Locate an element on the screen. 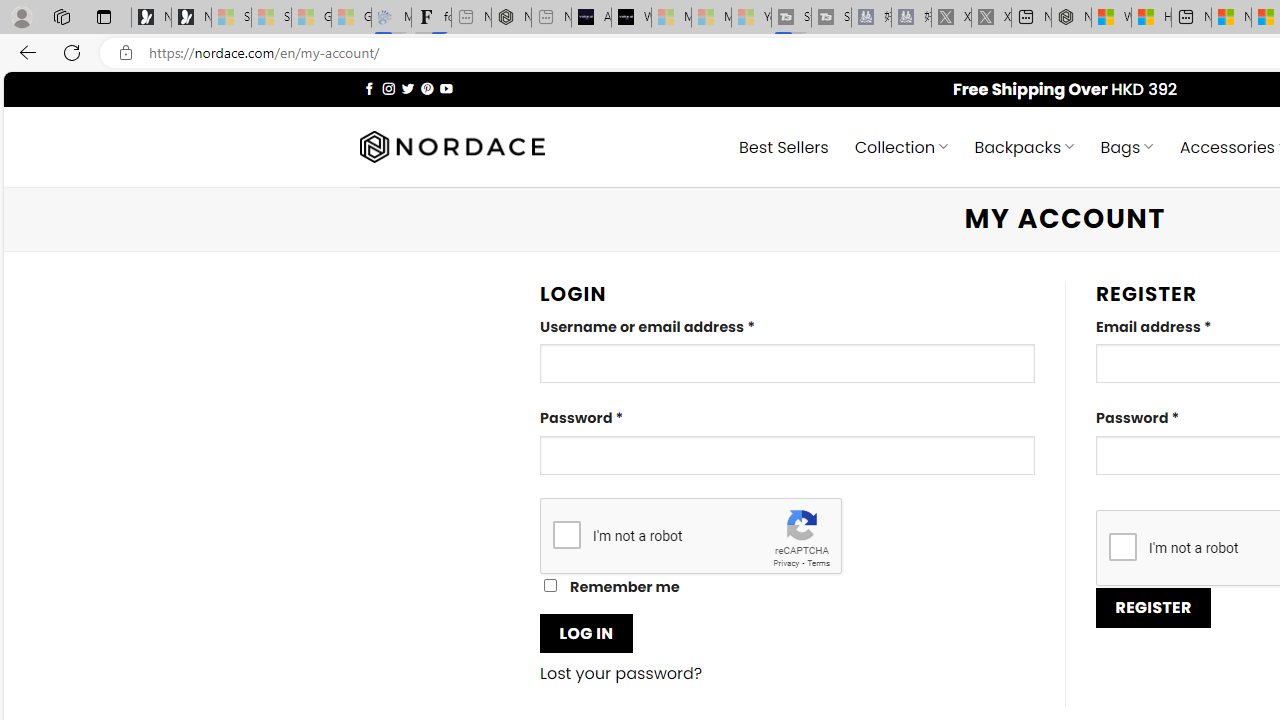 This screenshot has height=720, width=1280. 'Follow on YouTube' is located at coordinates (445, 87).